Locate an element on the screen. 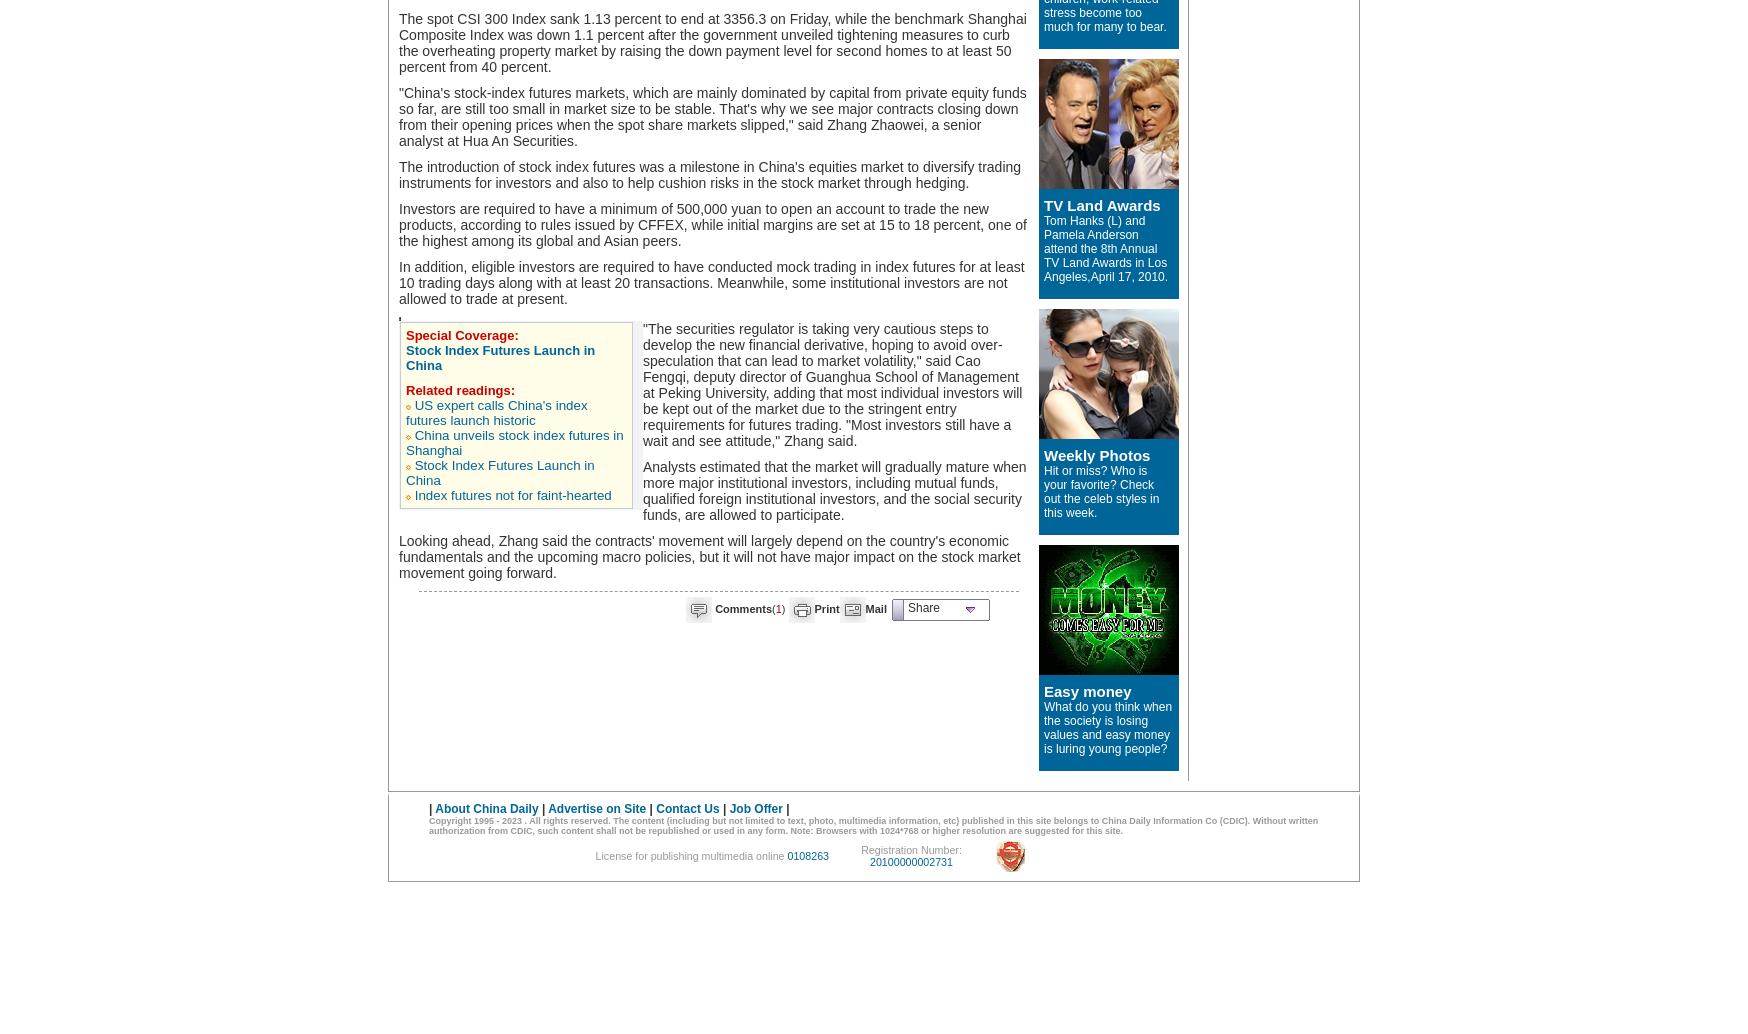 The height and width of the screenshot is (1034, 1748). 'Hit or miss? Who is your favorite? Check out the celeb styles in this week.' is located at coordinates (1101, 490).